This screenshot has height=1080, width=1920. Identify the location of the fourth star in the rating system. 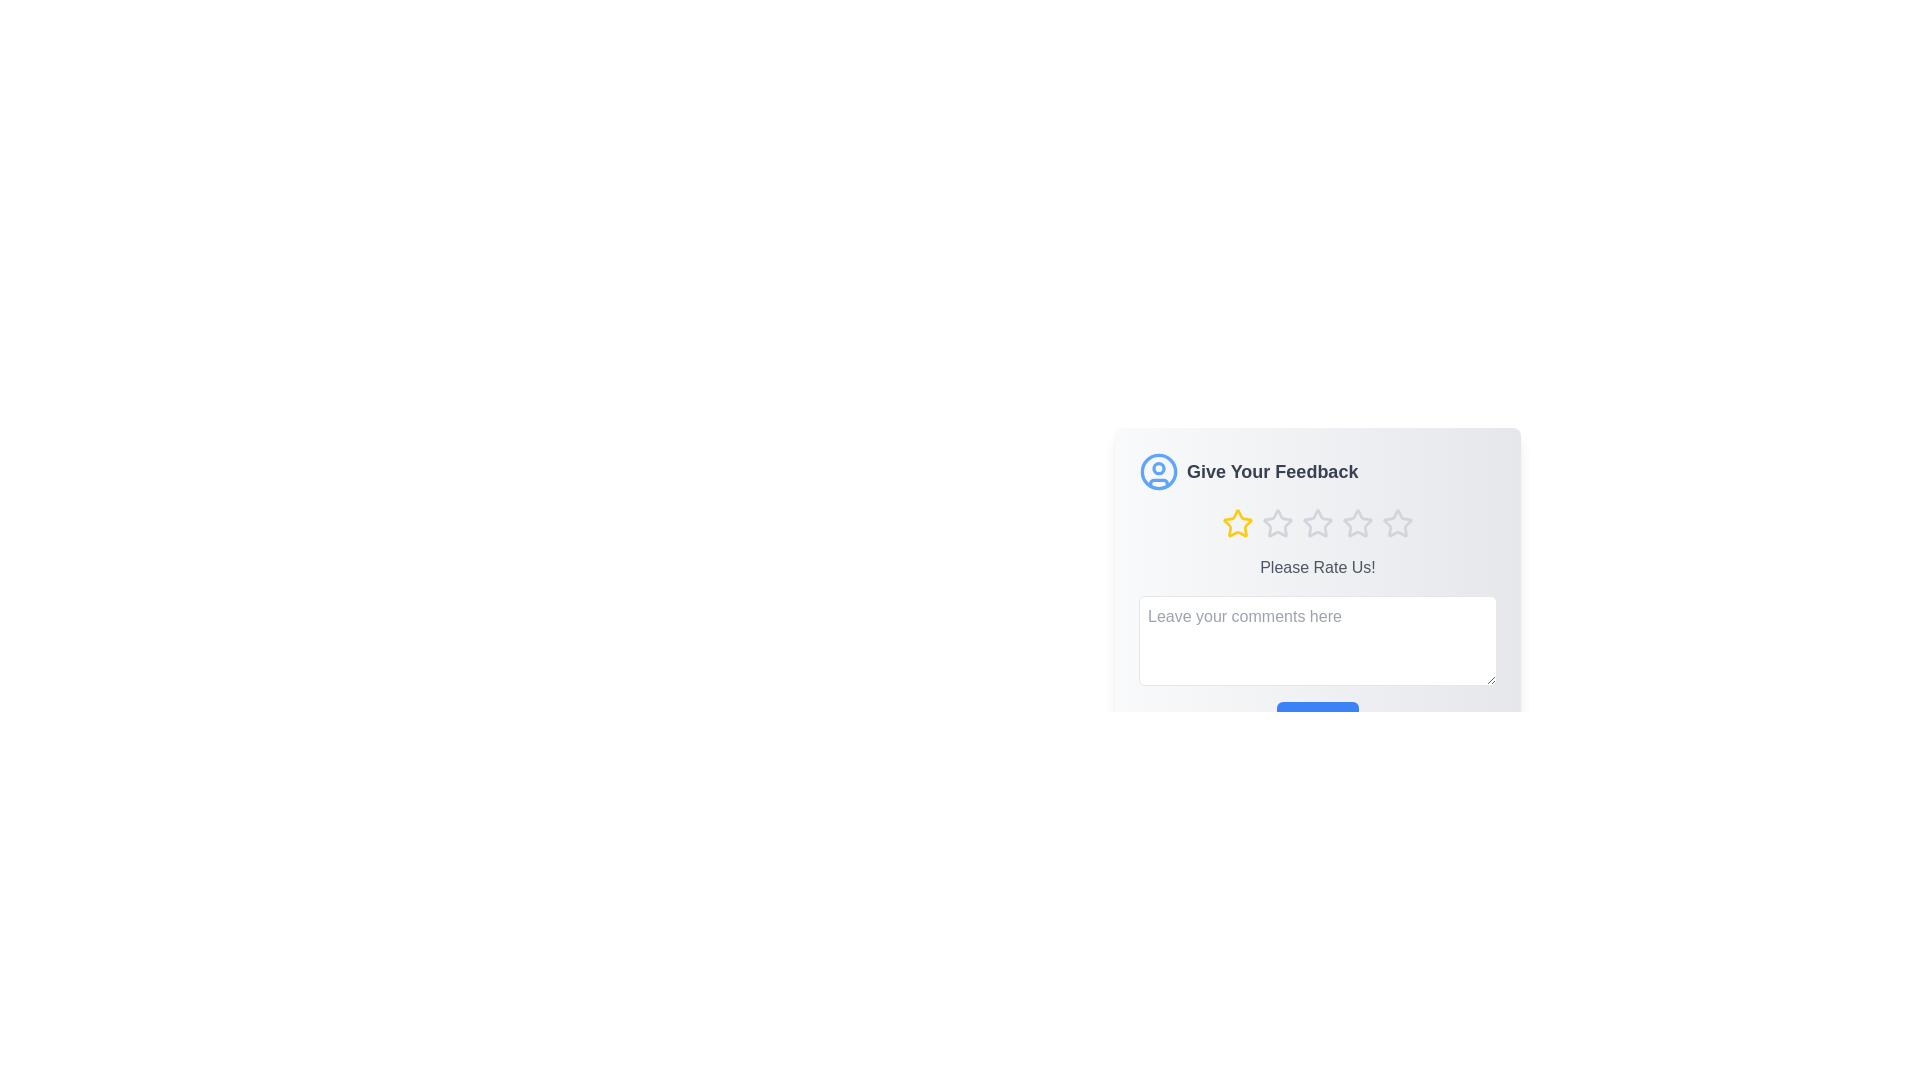
(1357, 522).